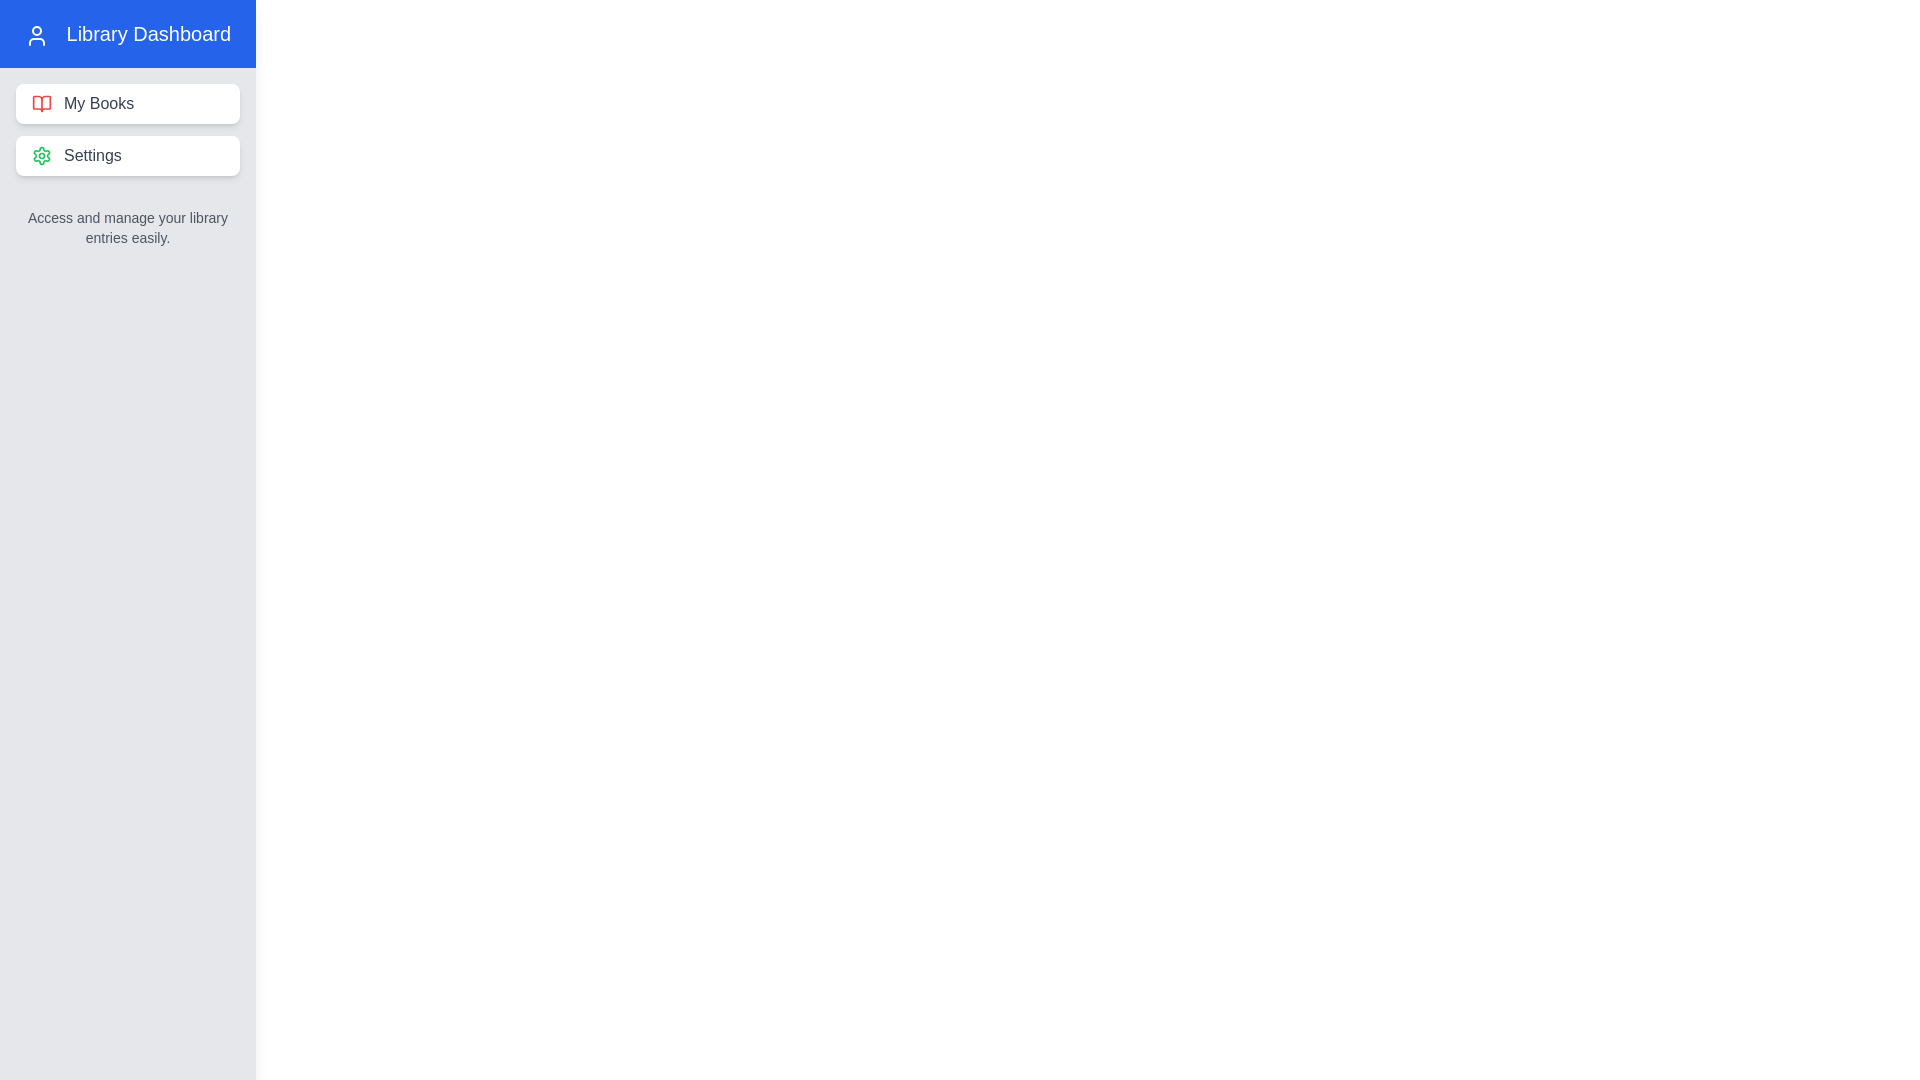 This screenshot has height=1080, width=1920. I want to click on the Library Dashboard header to interact with it, so click(127, 34).